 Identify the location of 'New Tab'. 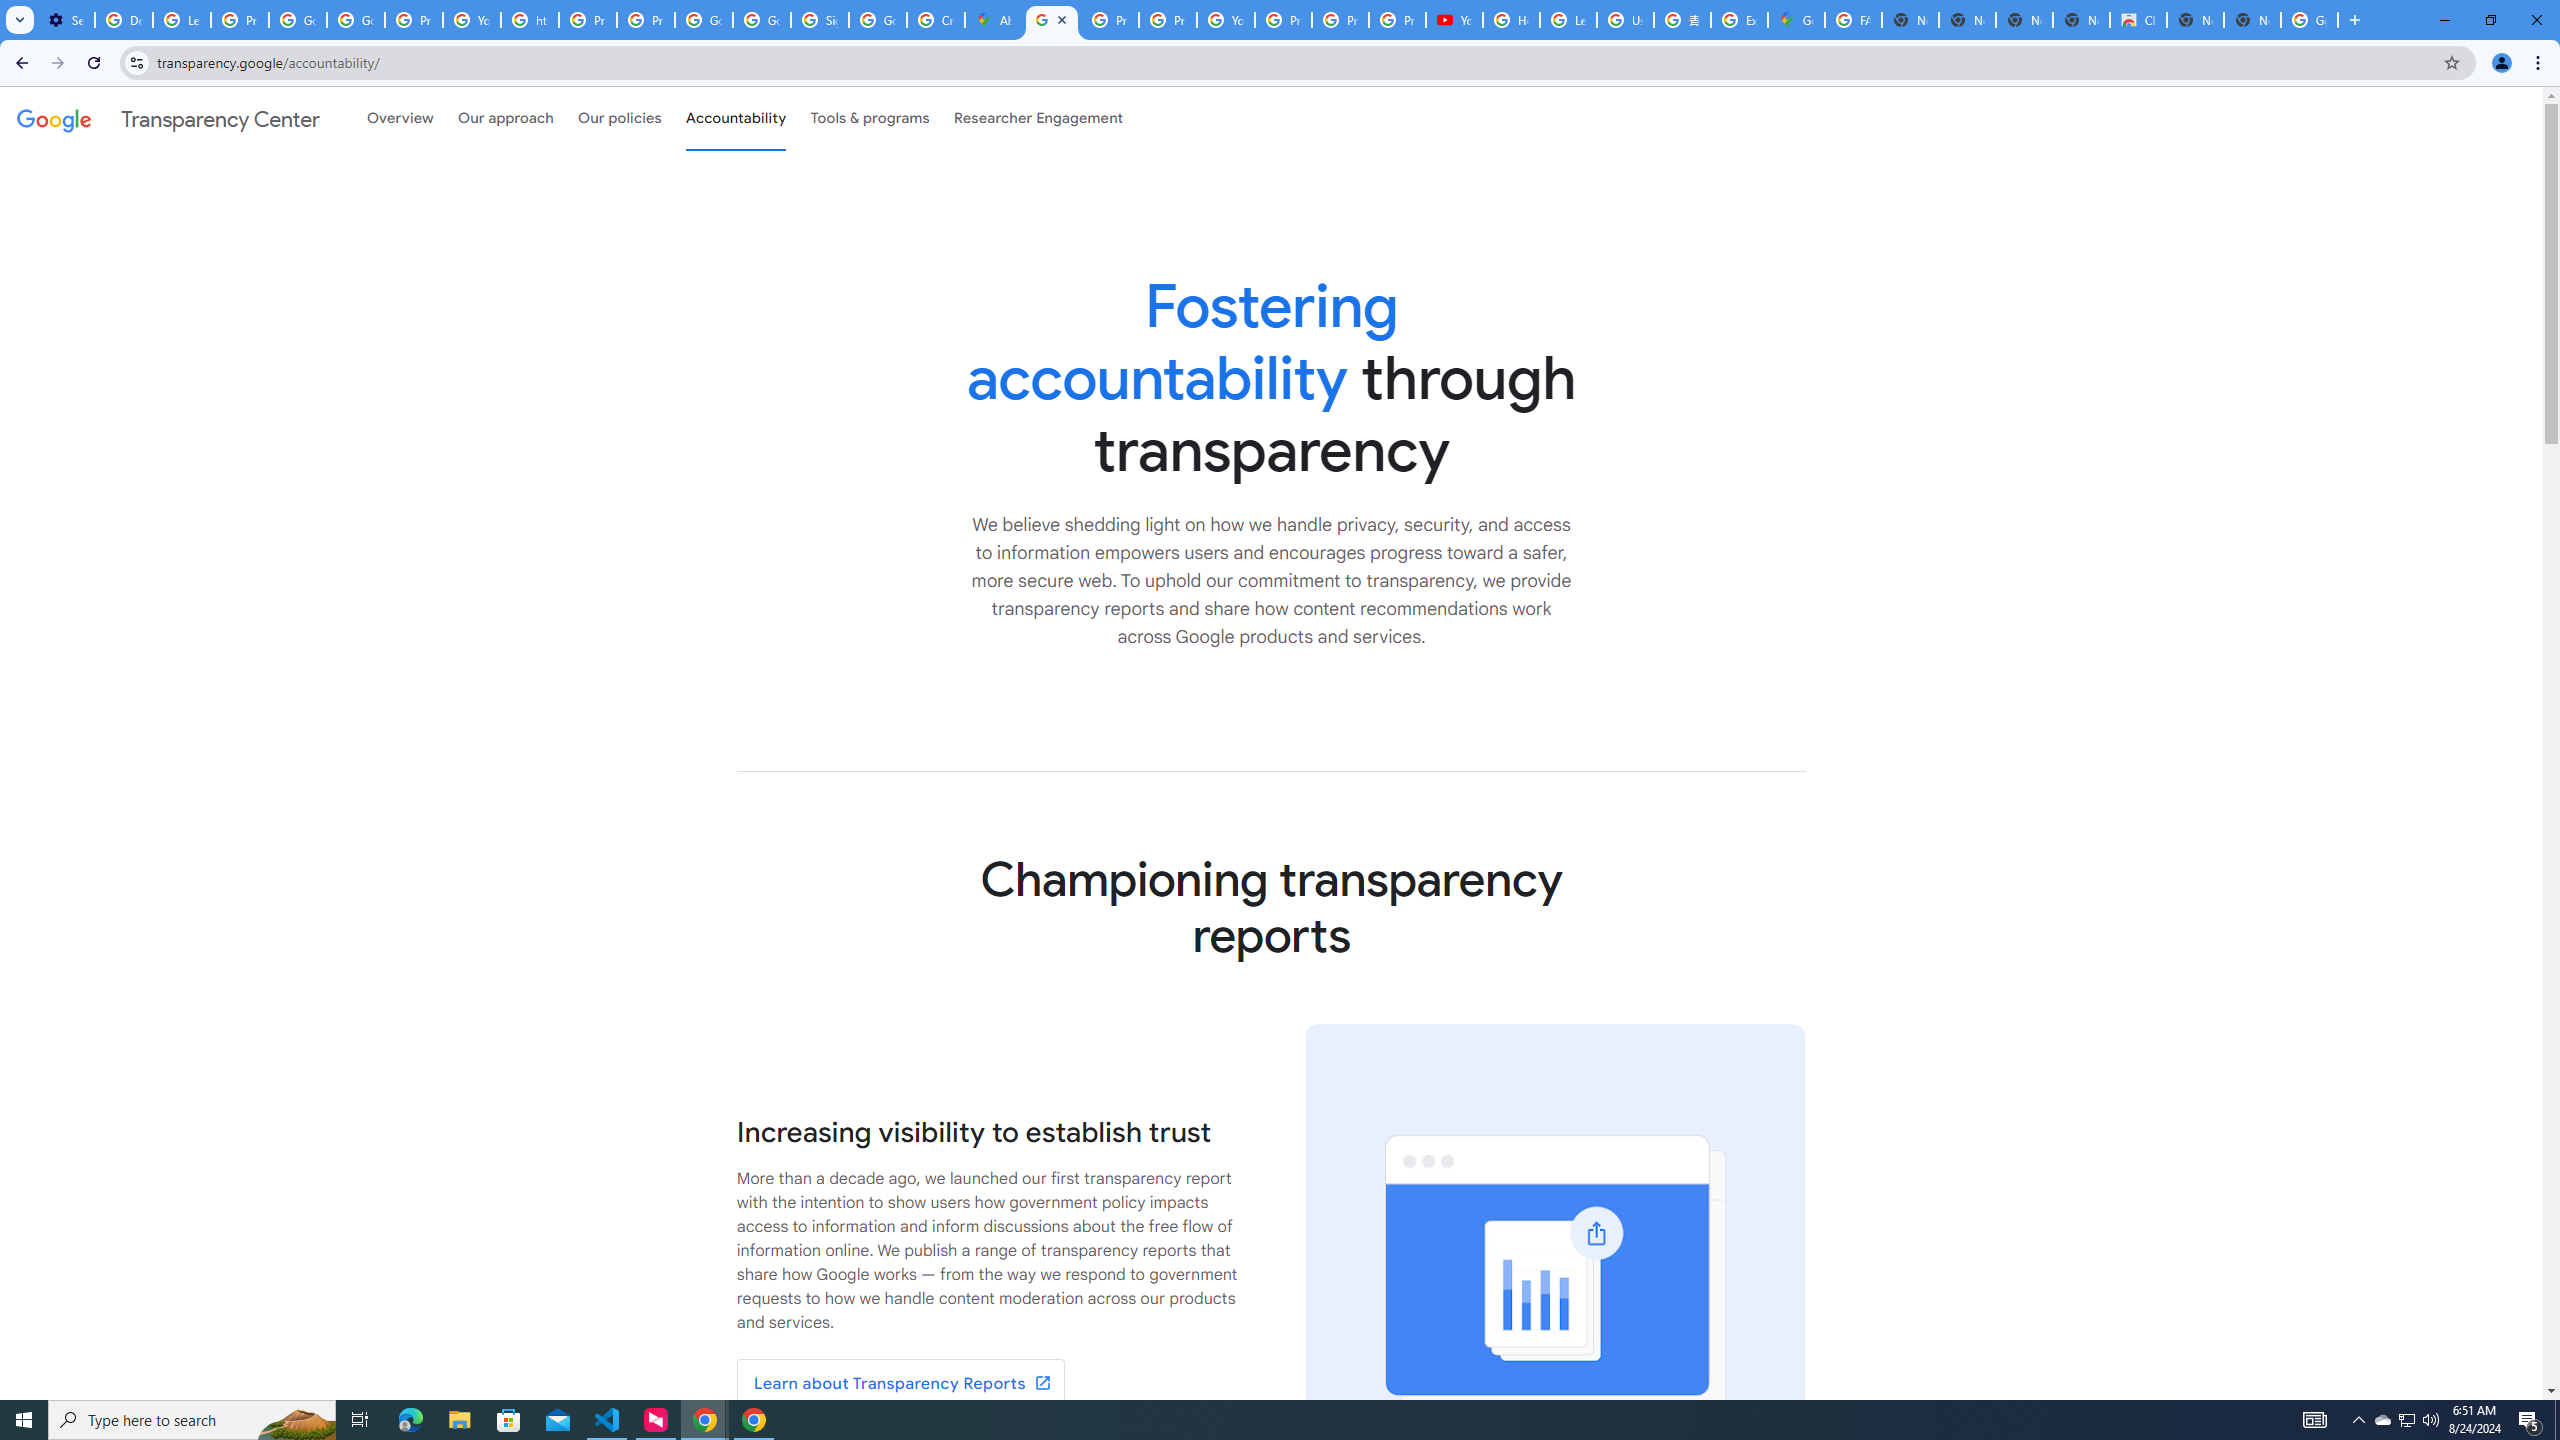
(2251, 19).